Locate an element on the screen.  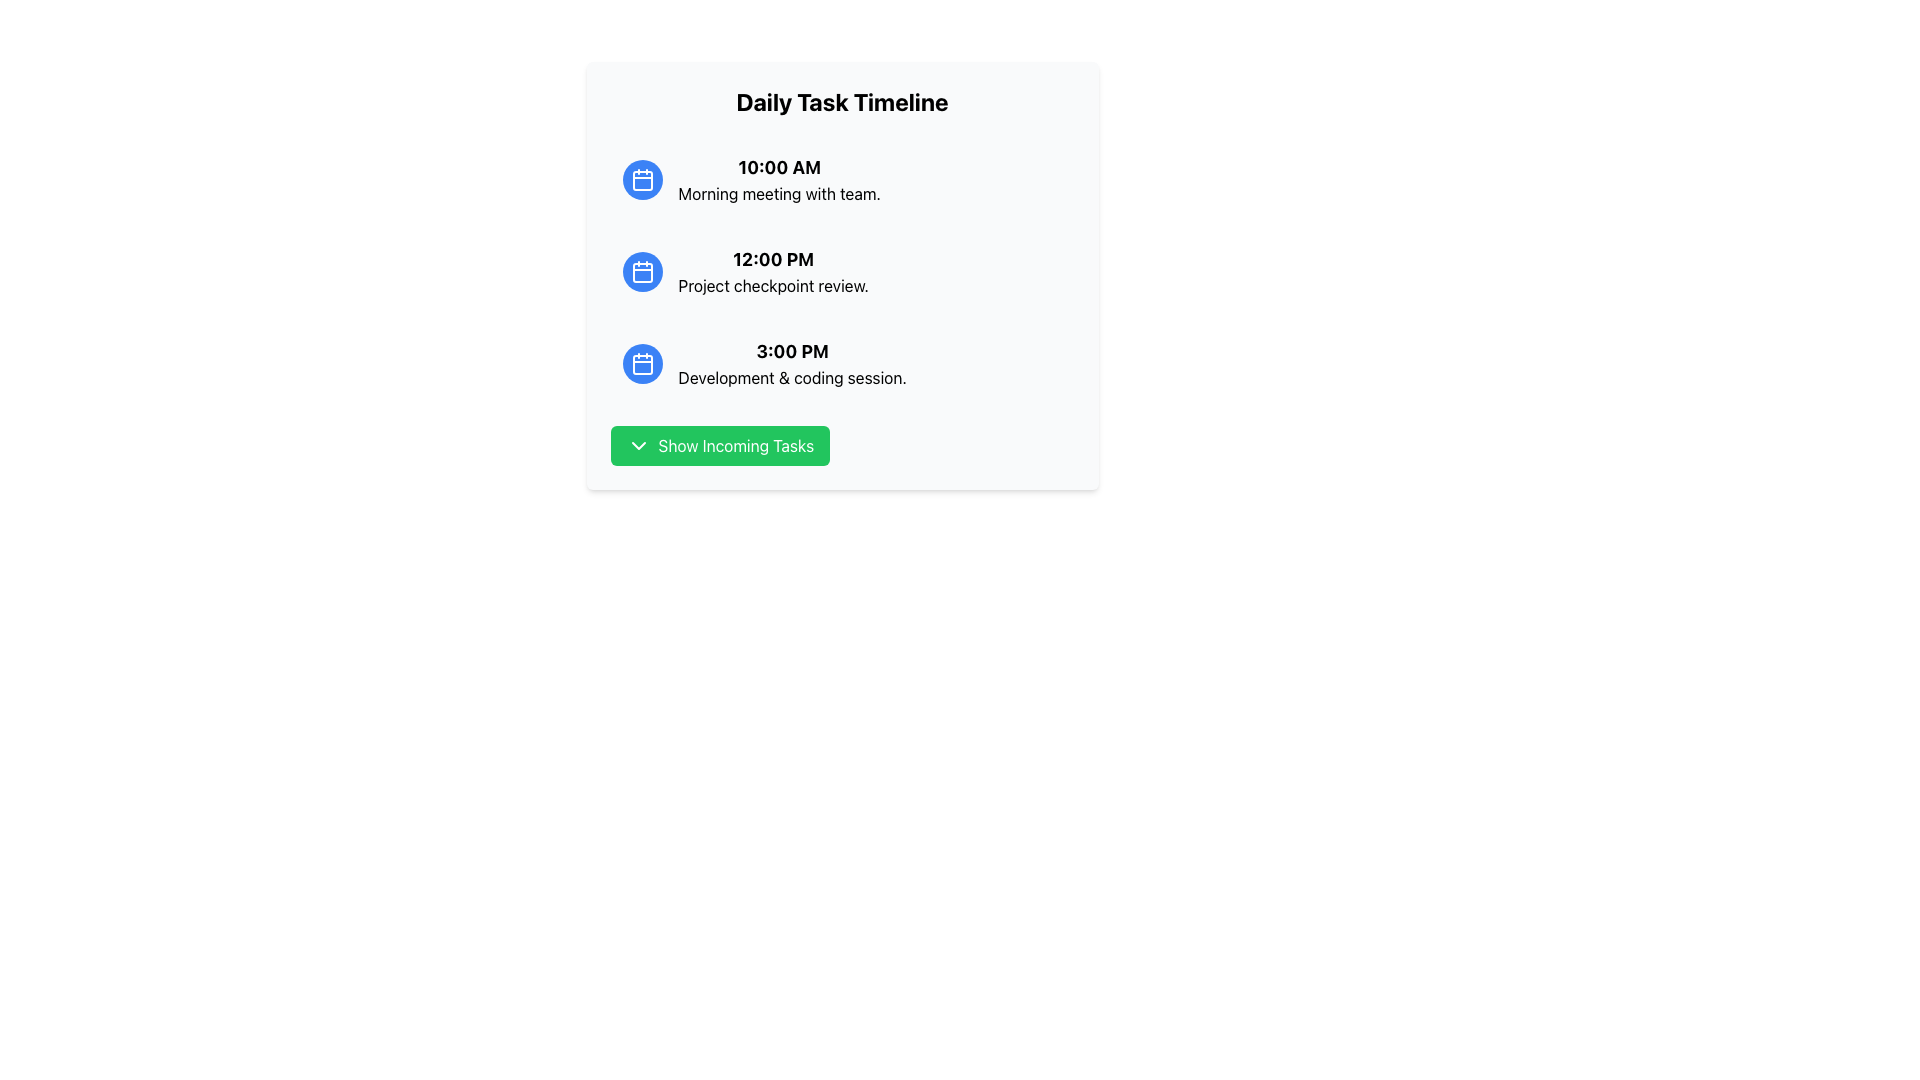
the Decorative SVG component, a small square with rounded corners and a red fill, located centrally within the calendar icon next to the text '10:00 AM' is located at coordinates (642, 181).